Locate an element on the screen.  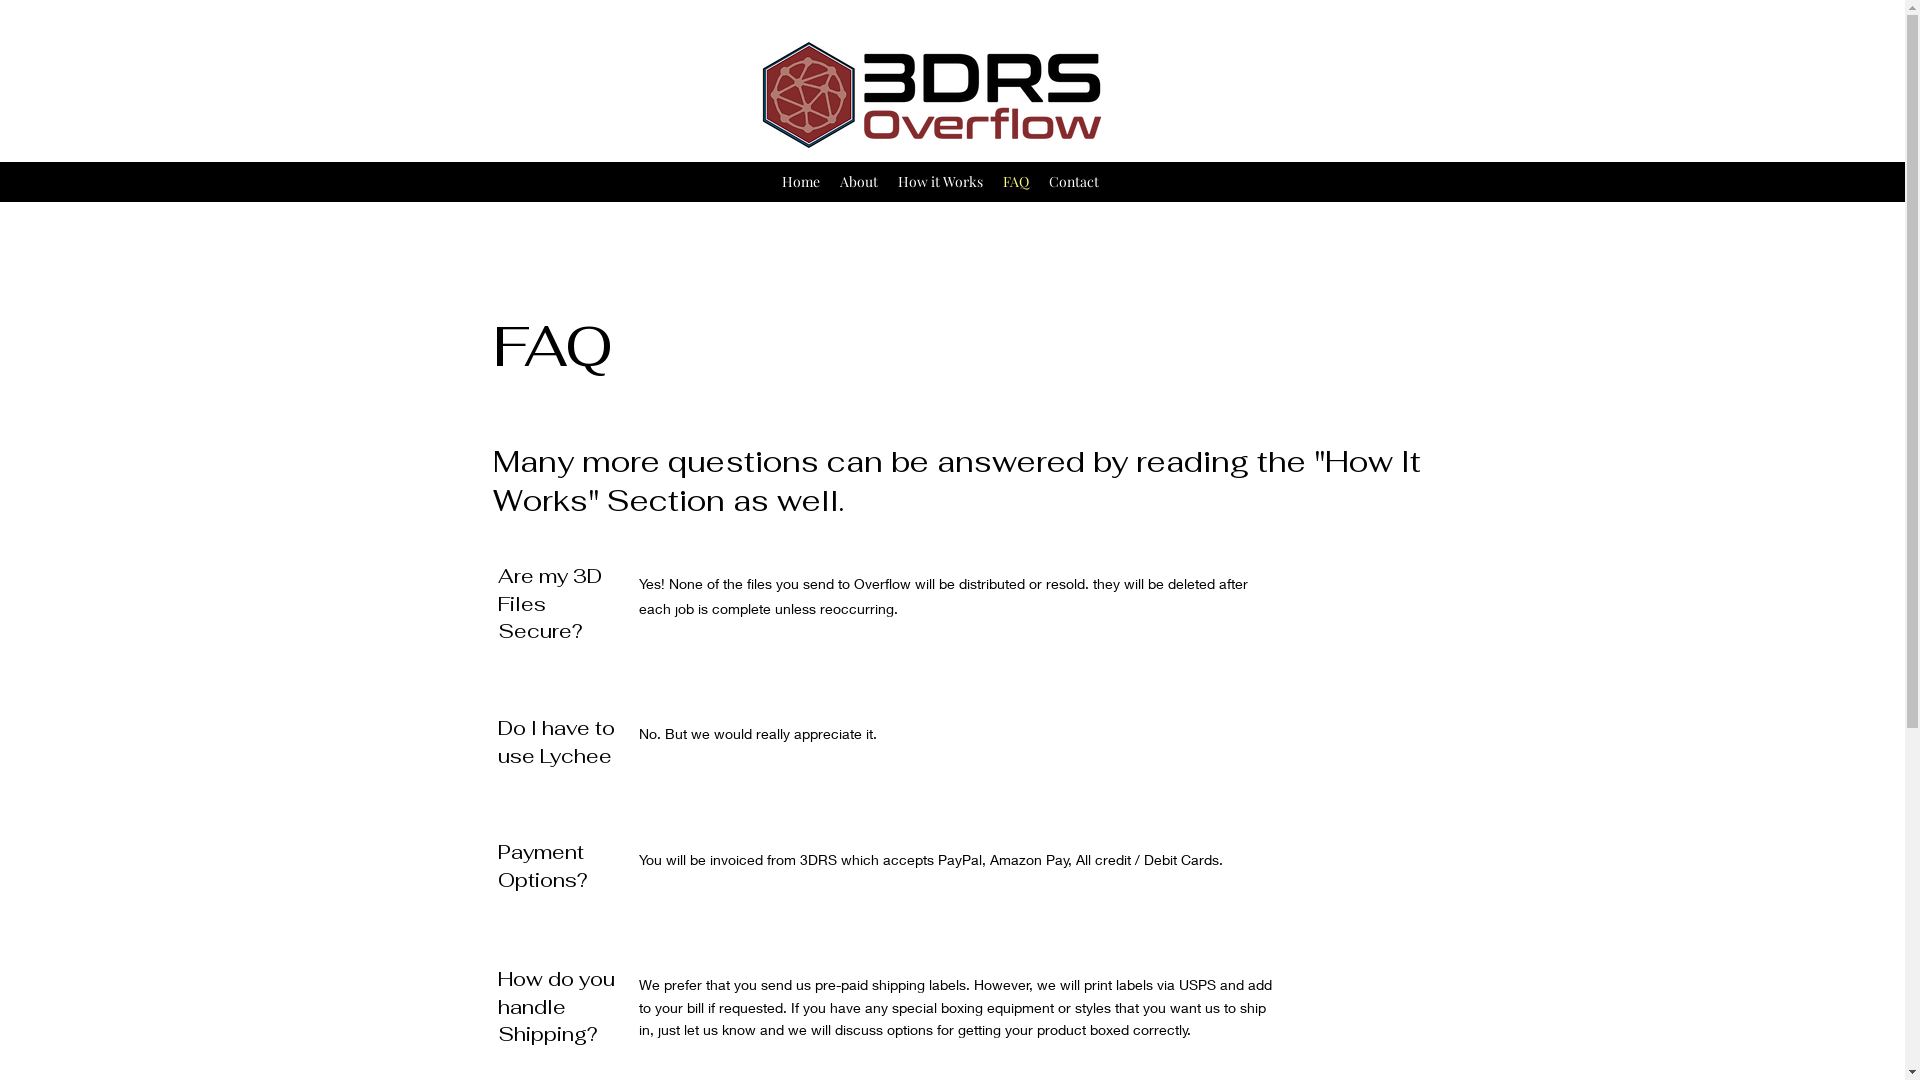
'How it Works' is located at coordinates (887, 181).